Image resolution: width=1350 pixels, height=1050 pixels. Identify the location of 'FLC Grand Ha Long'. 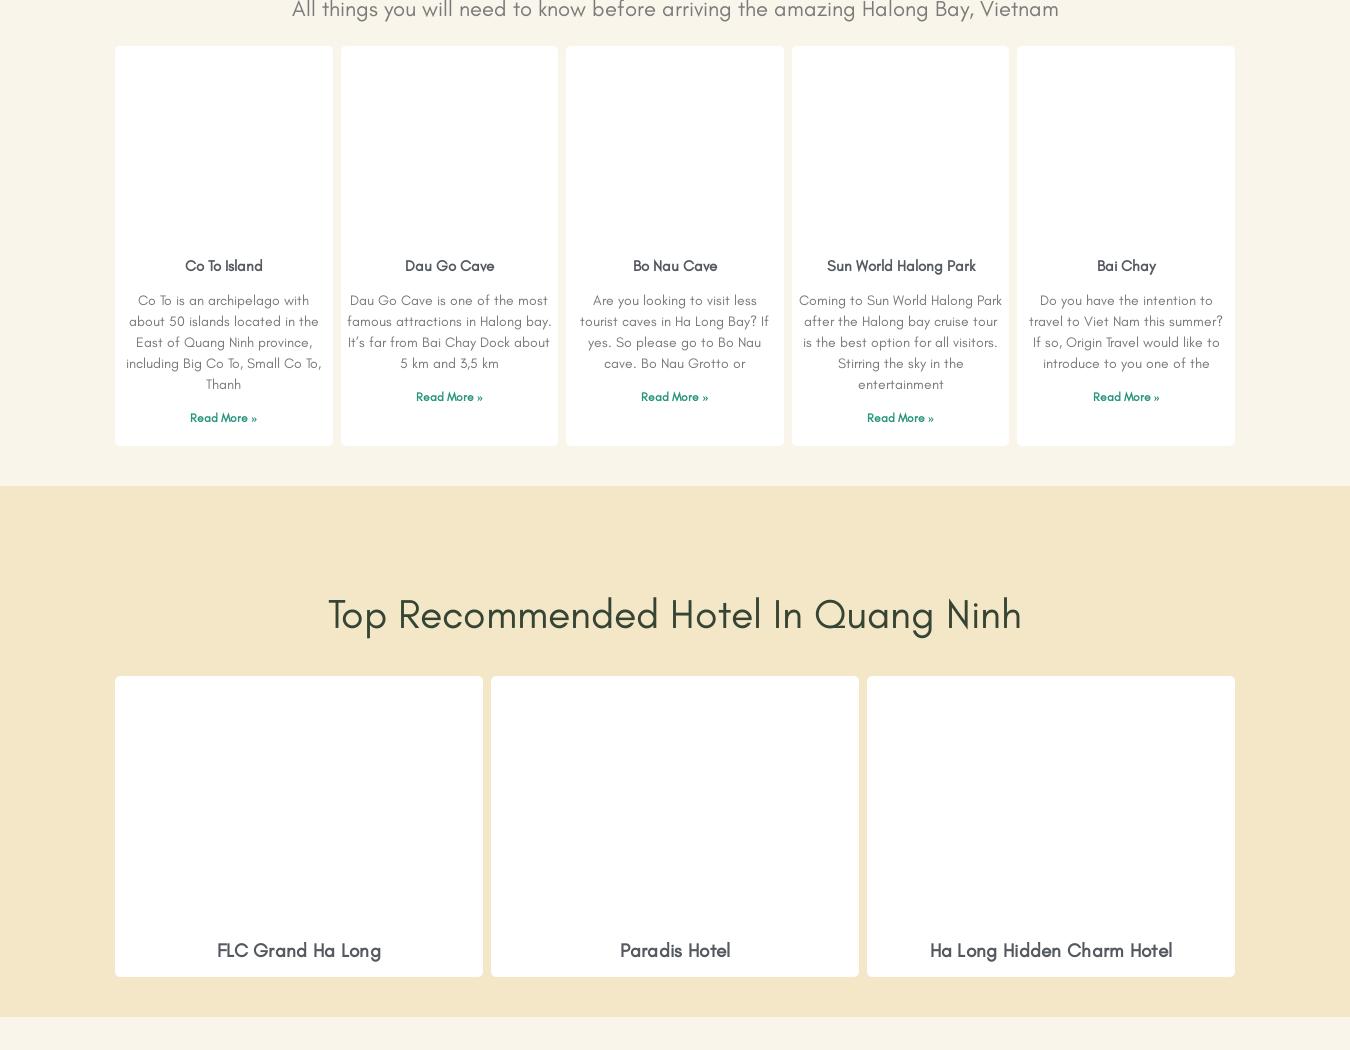
(297, 949).